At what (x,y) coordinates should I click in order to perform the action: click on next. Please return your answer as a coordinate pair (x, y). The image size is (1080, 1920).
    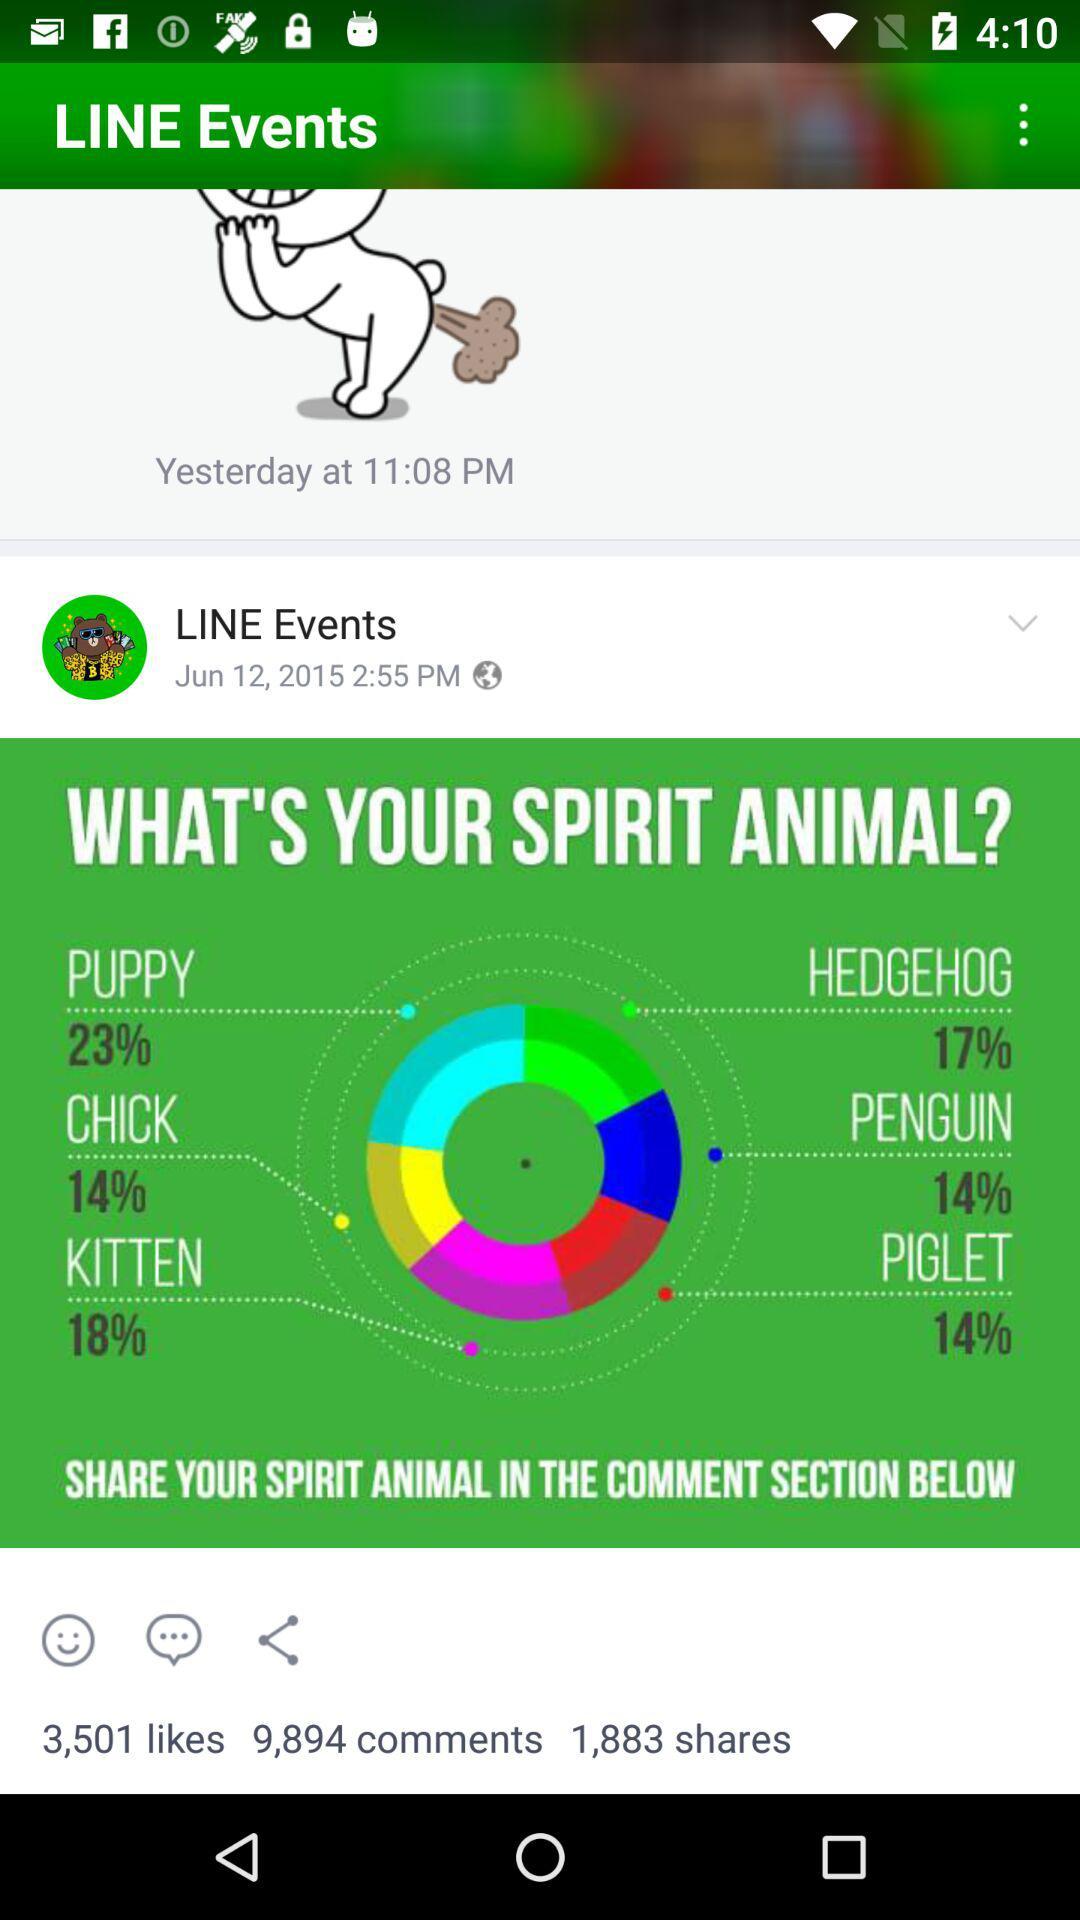
    Looking at the image, I should click on (1029, 647).